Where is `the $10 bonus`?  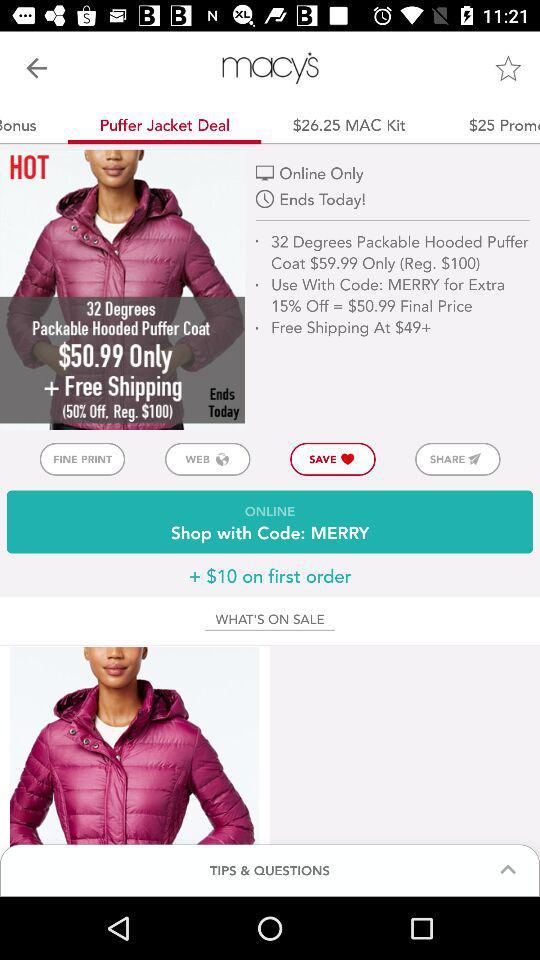 the $10 bonus is located at coordinates (33, 123).